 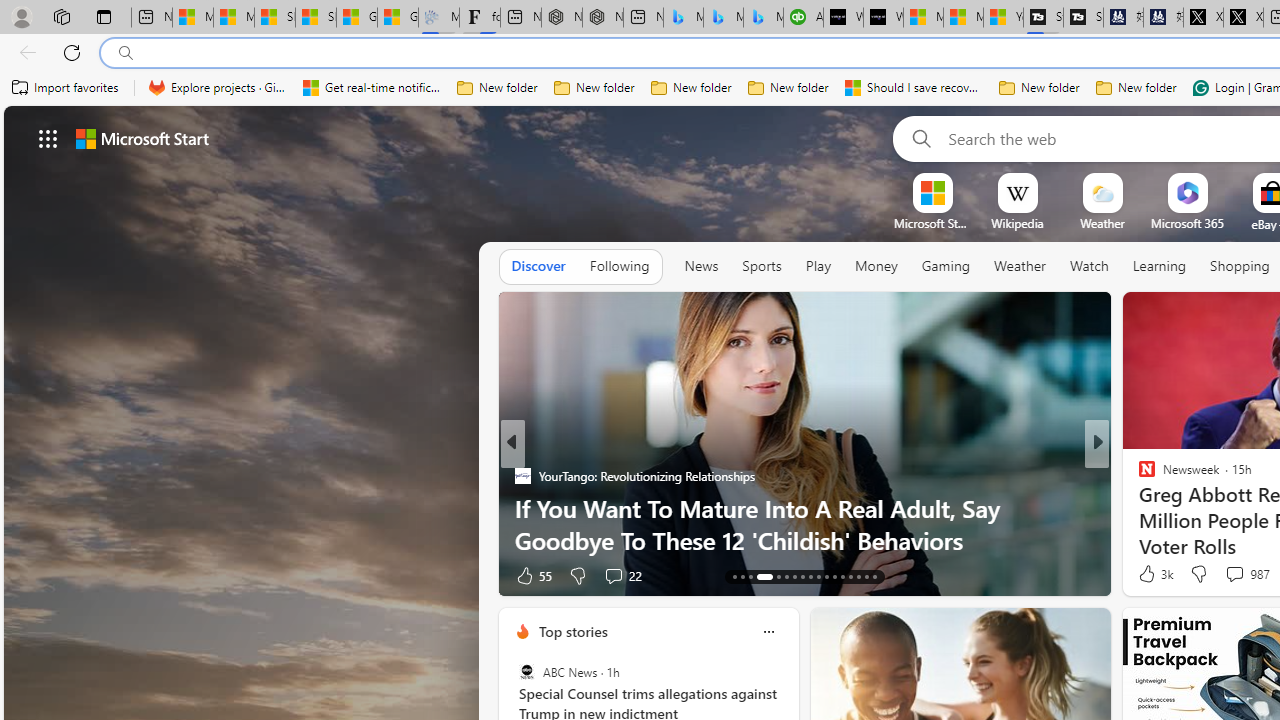 What do you see at coordinates (842, 577) in the screenshot?
I see `'AutomationID: tab-25'` at bounding box center [842, 577].